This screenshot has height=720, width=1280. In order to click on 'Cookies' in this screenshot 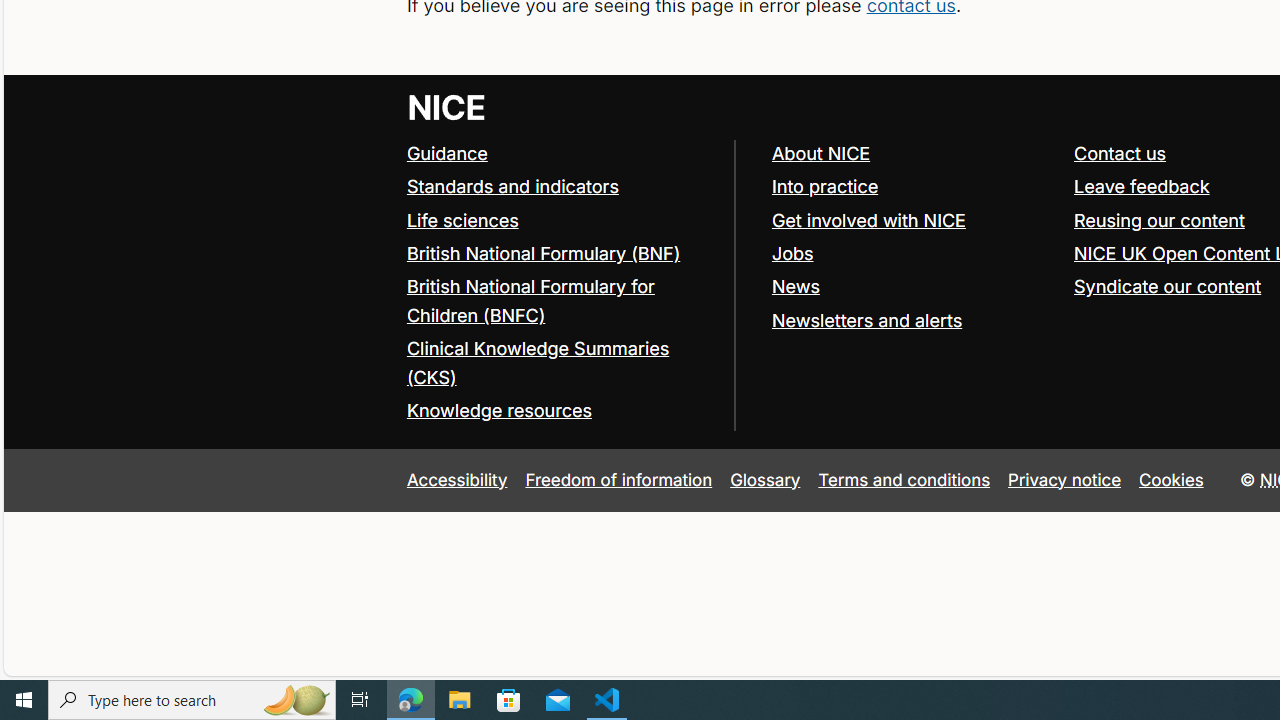, I will do `click(1171, 479)`.